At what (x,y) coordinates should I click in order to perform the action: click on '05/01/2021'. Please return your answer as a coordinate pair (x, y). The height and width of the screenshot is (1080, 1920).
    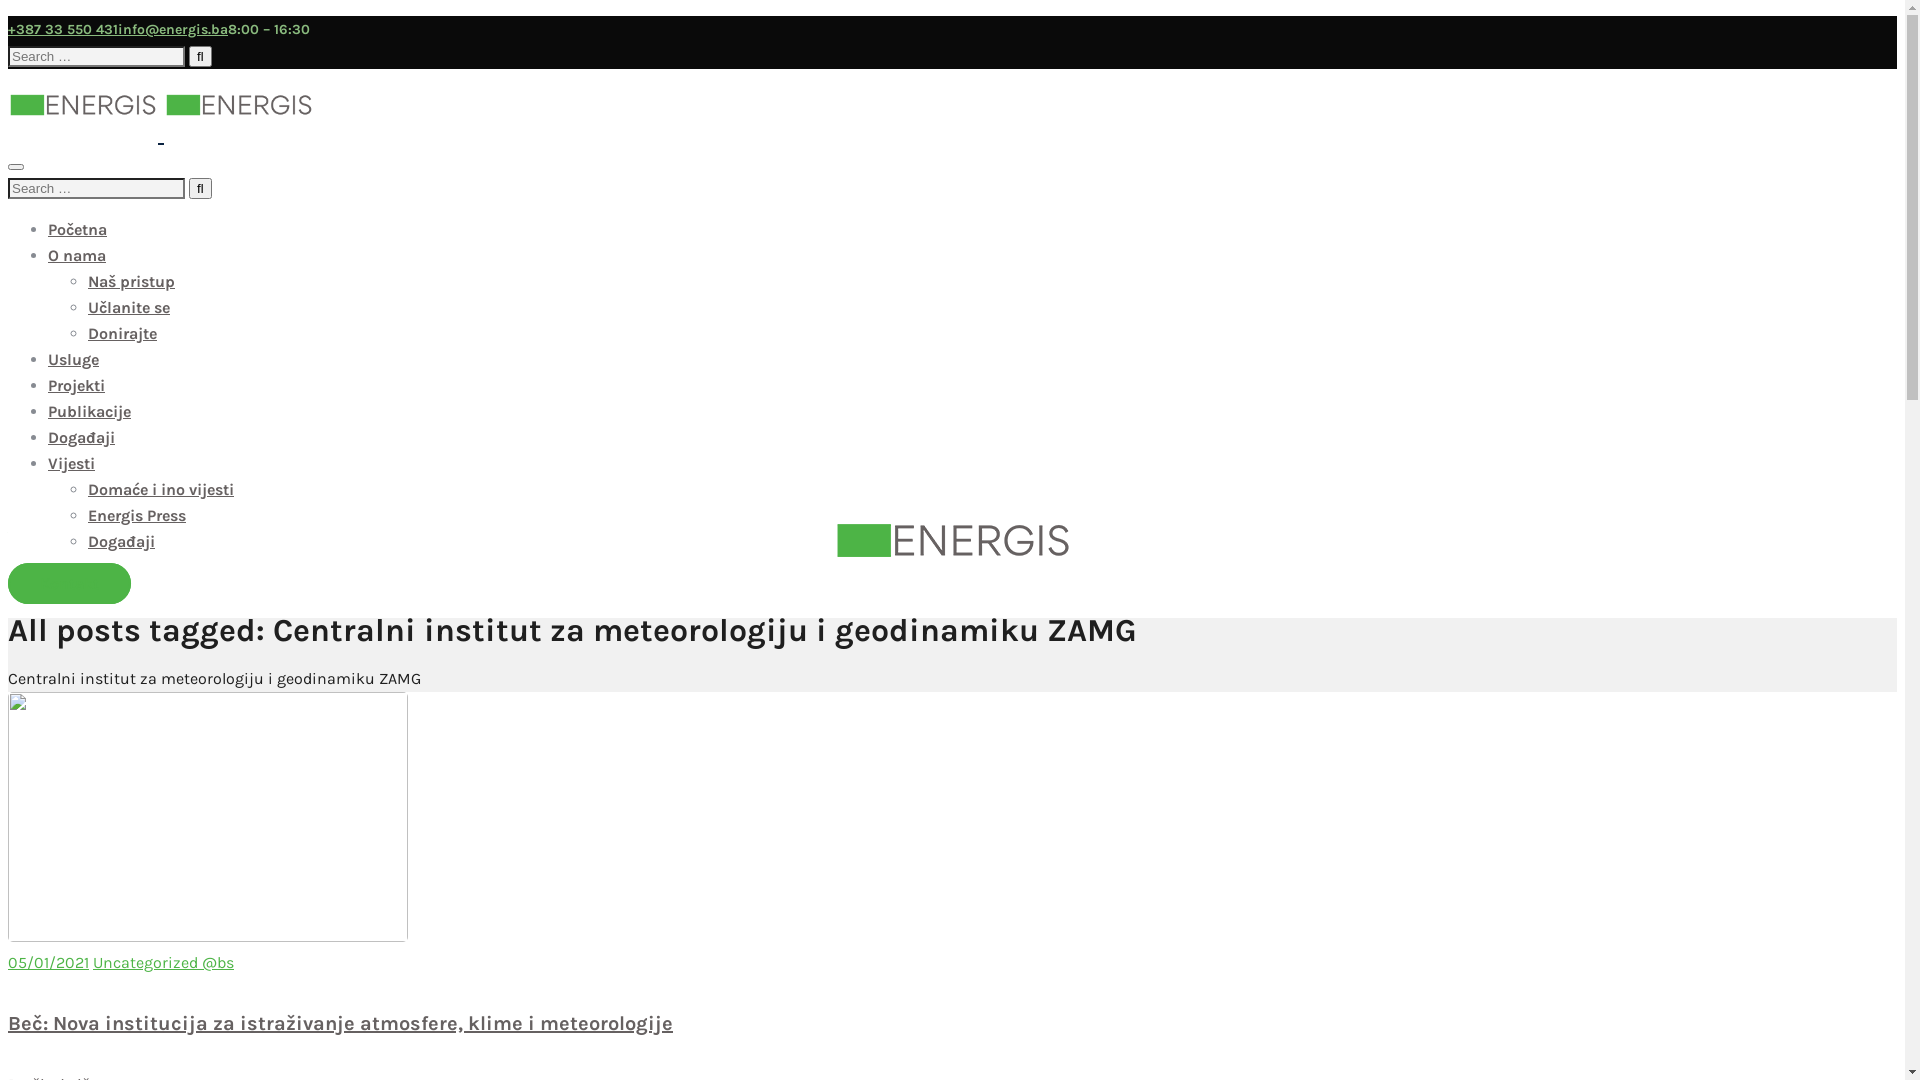
    Looking at the image, I should click on (48, 961).